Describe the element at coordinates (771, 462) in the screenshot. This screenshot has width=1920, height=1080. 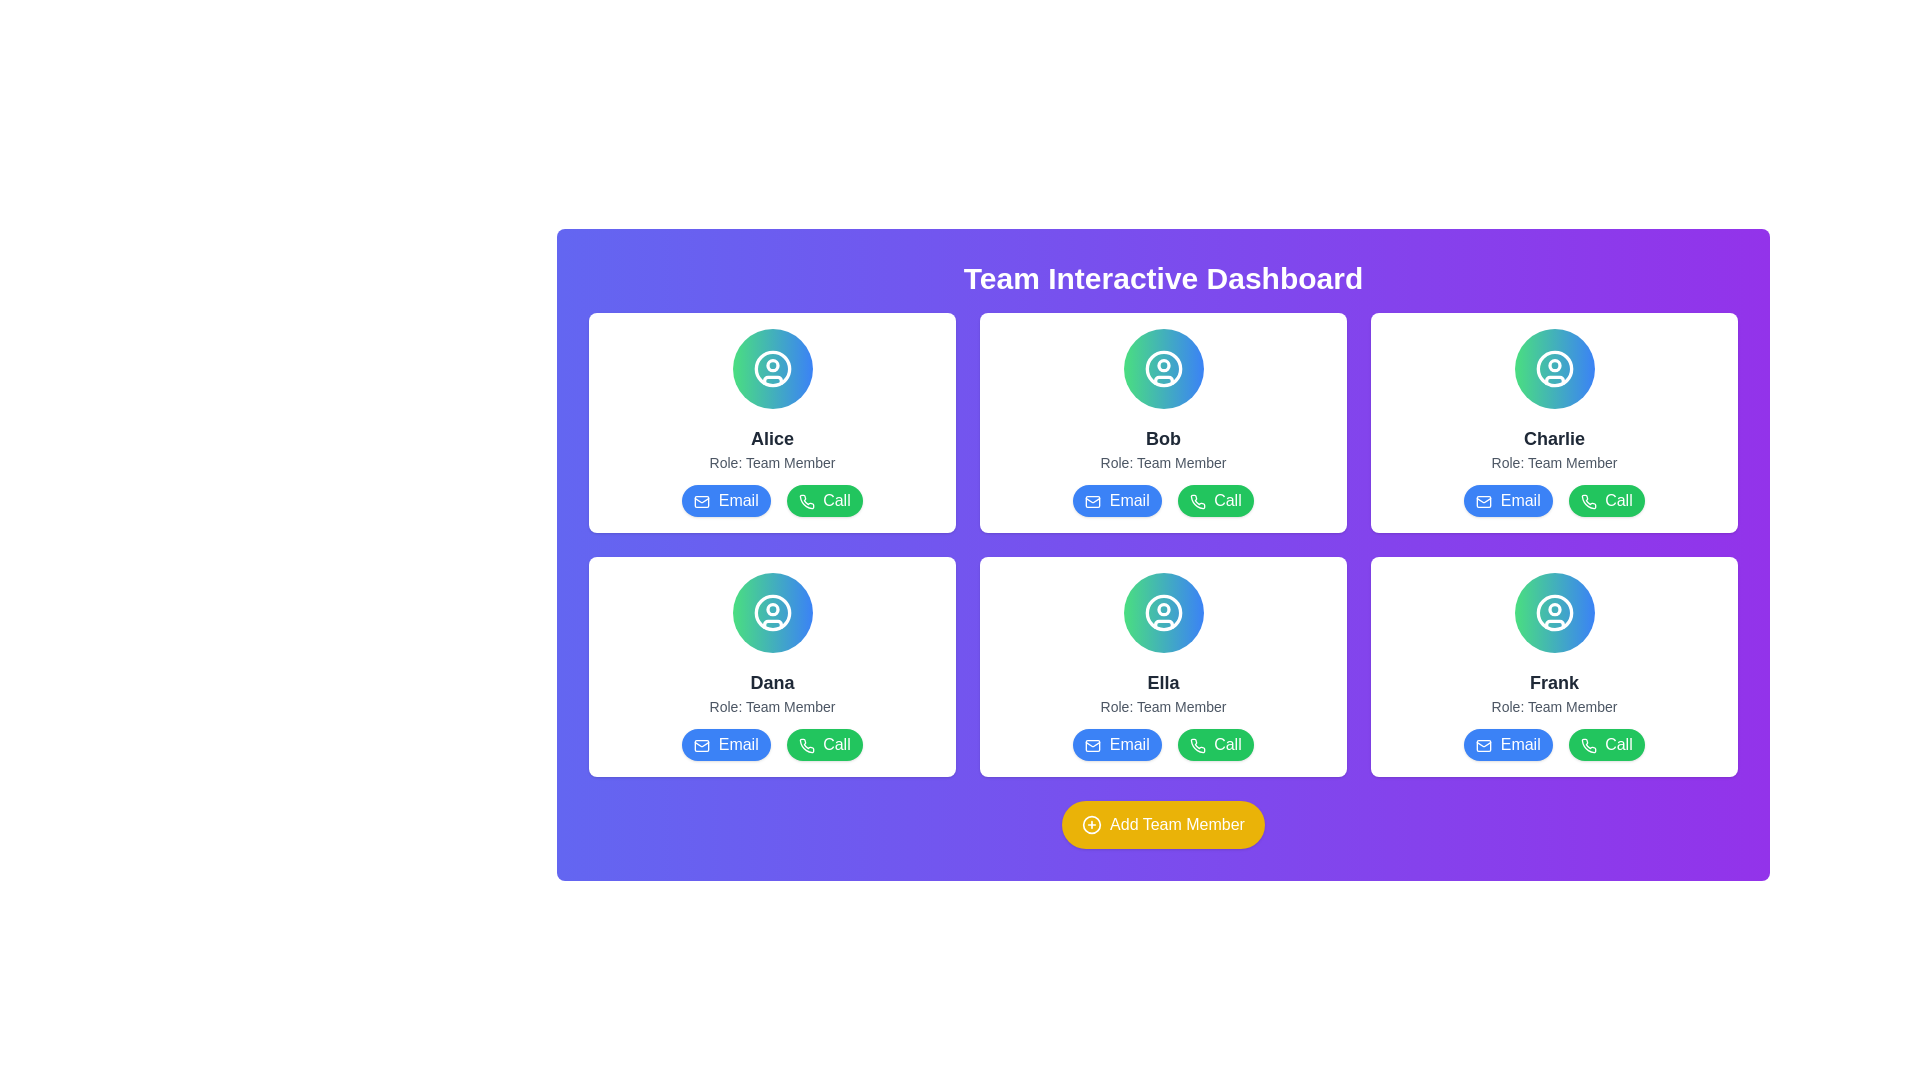
I see `the label that describes the role information for the team member 'Alice', which is positioned directly beneath the 'Alice' text and above the 'Email' and 'Call' buttons` at that location.